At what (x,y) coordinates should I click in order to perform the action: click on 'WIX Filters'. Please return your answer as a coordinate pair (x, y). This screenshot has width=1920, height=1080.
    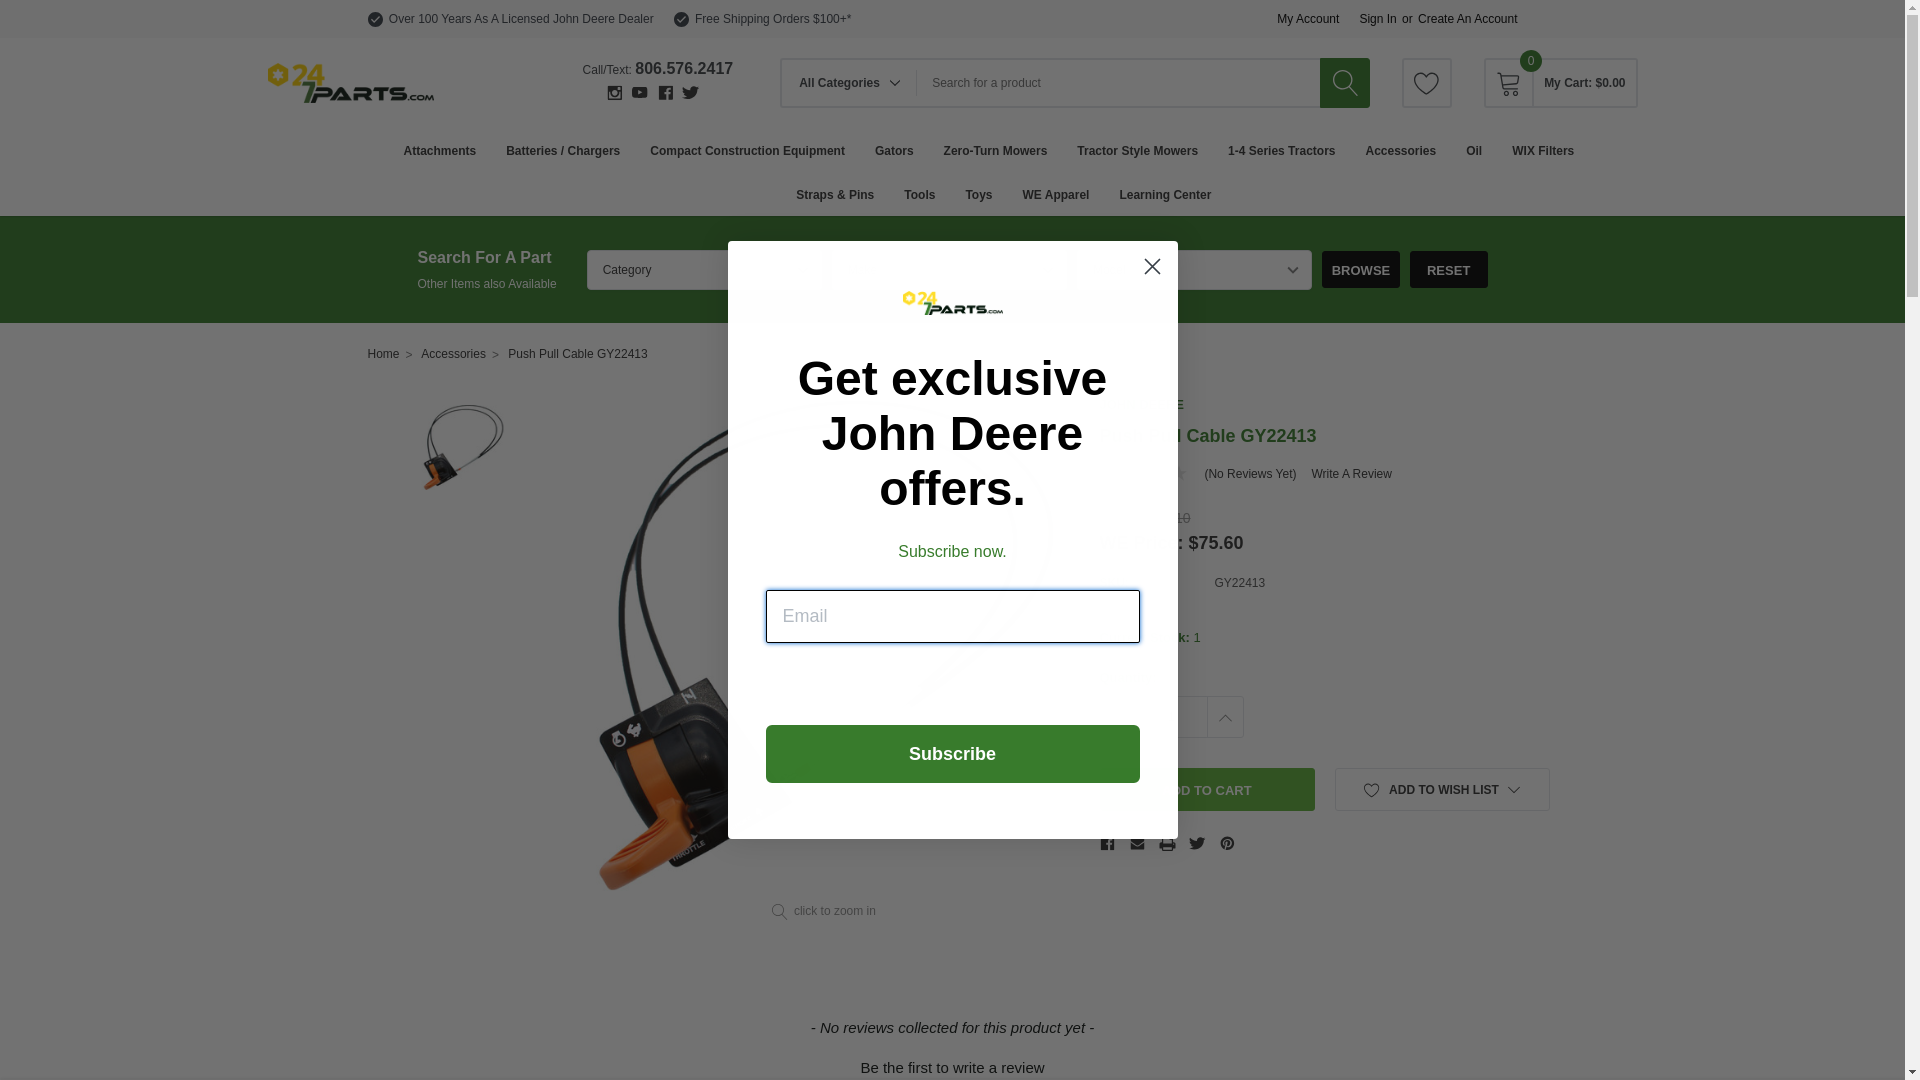
    Looking at the image, I should click on (1541, 149).